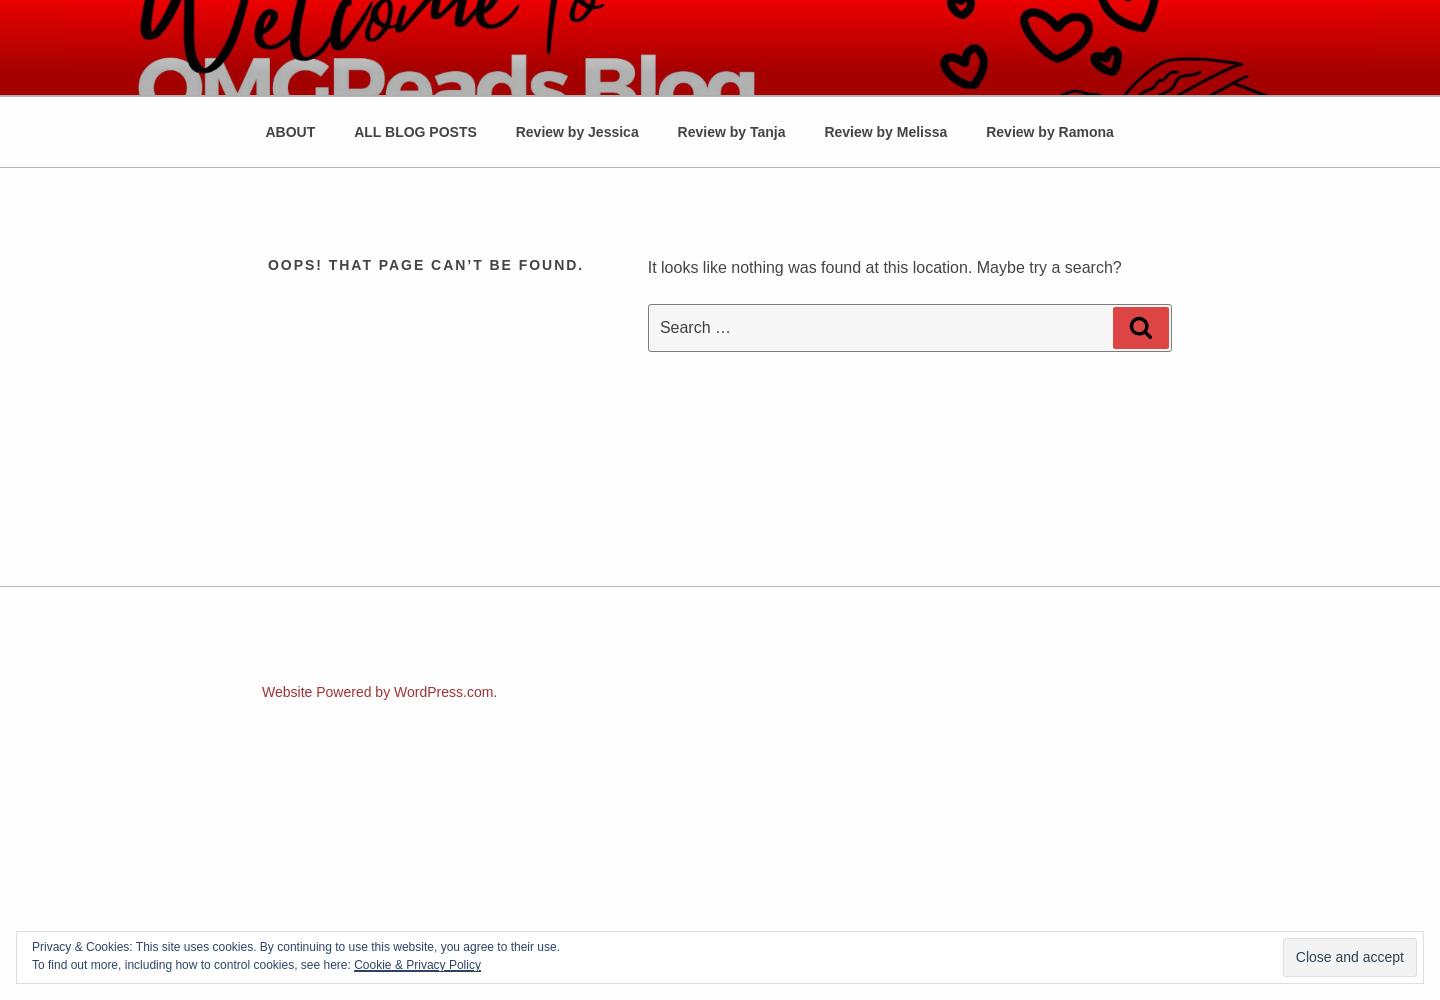  What do you see at coordinates (494, 691) in the screenshot?
I see `'.'` at bounding box center [494, 691].